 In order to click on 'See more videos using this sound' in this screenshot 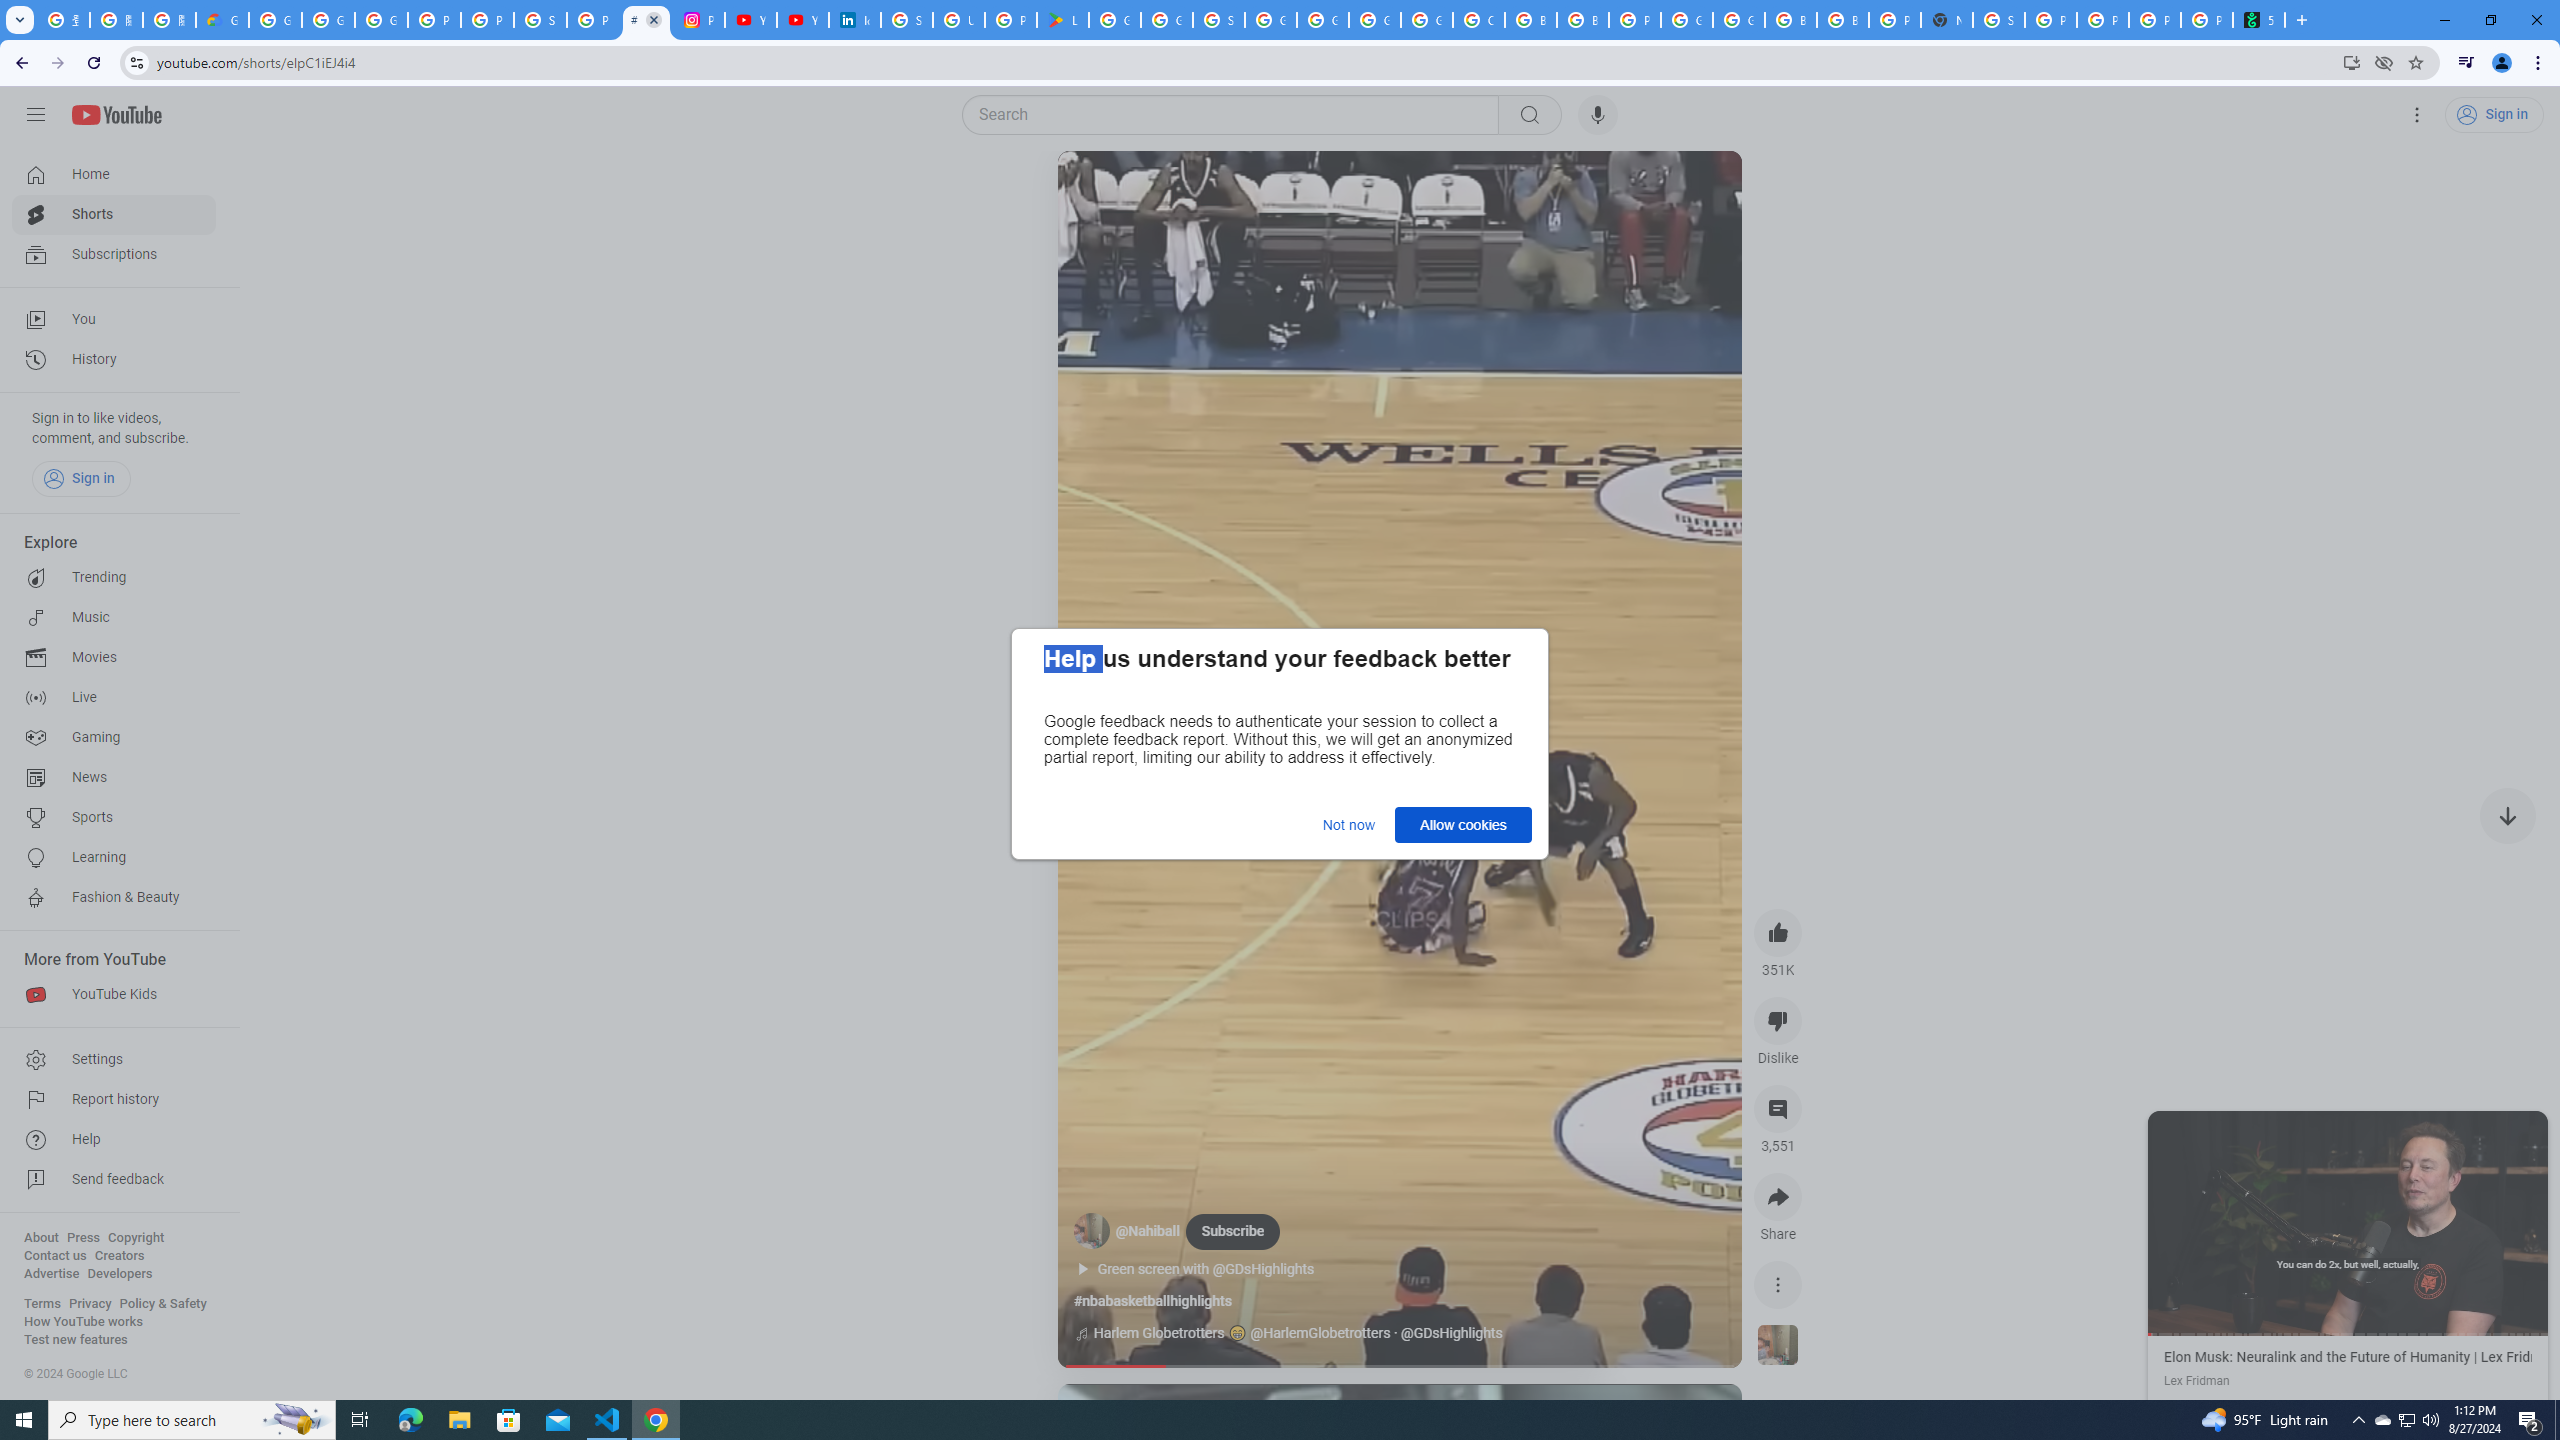, I will do `click(1778, 1345)`.